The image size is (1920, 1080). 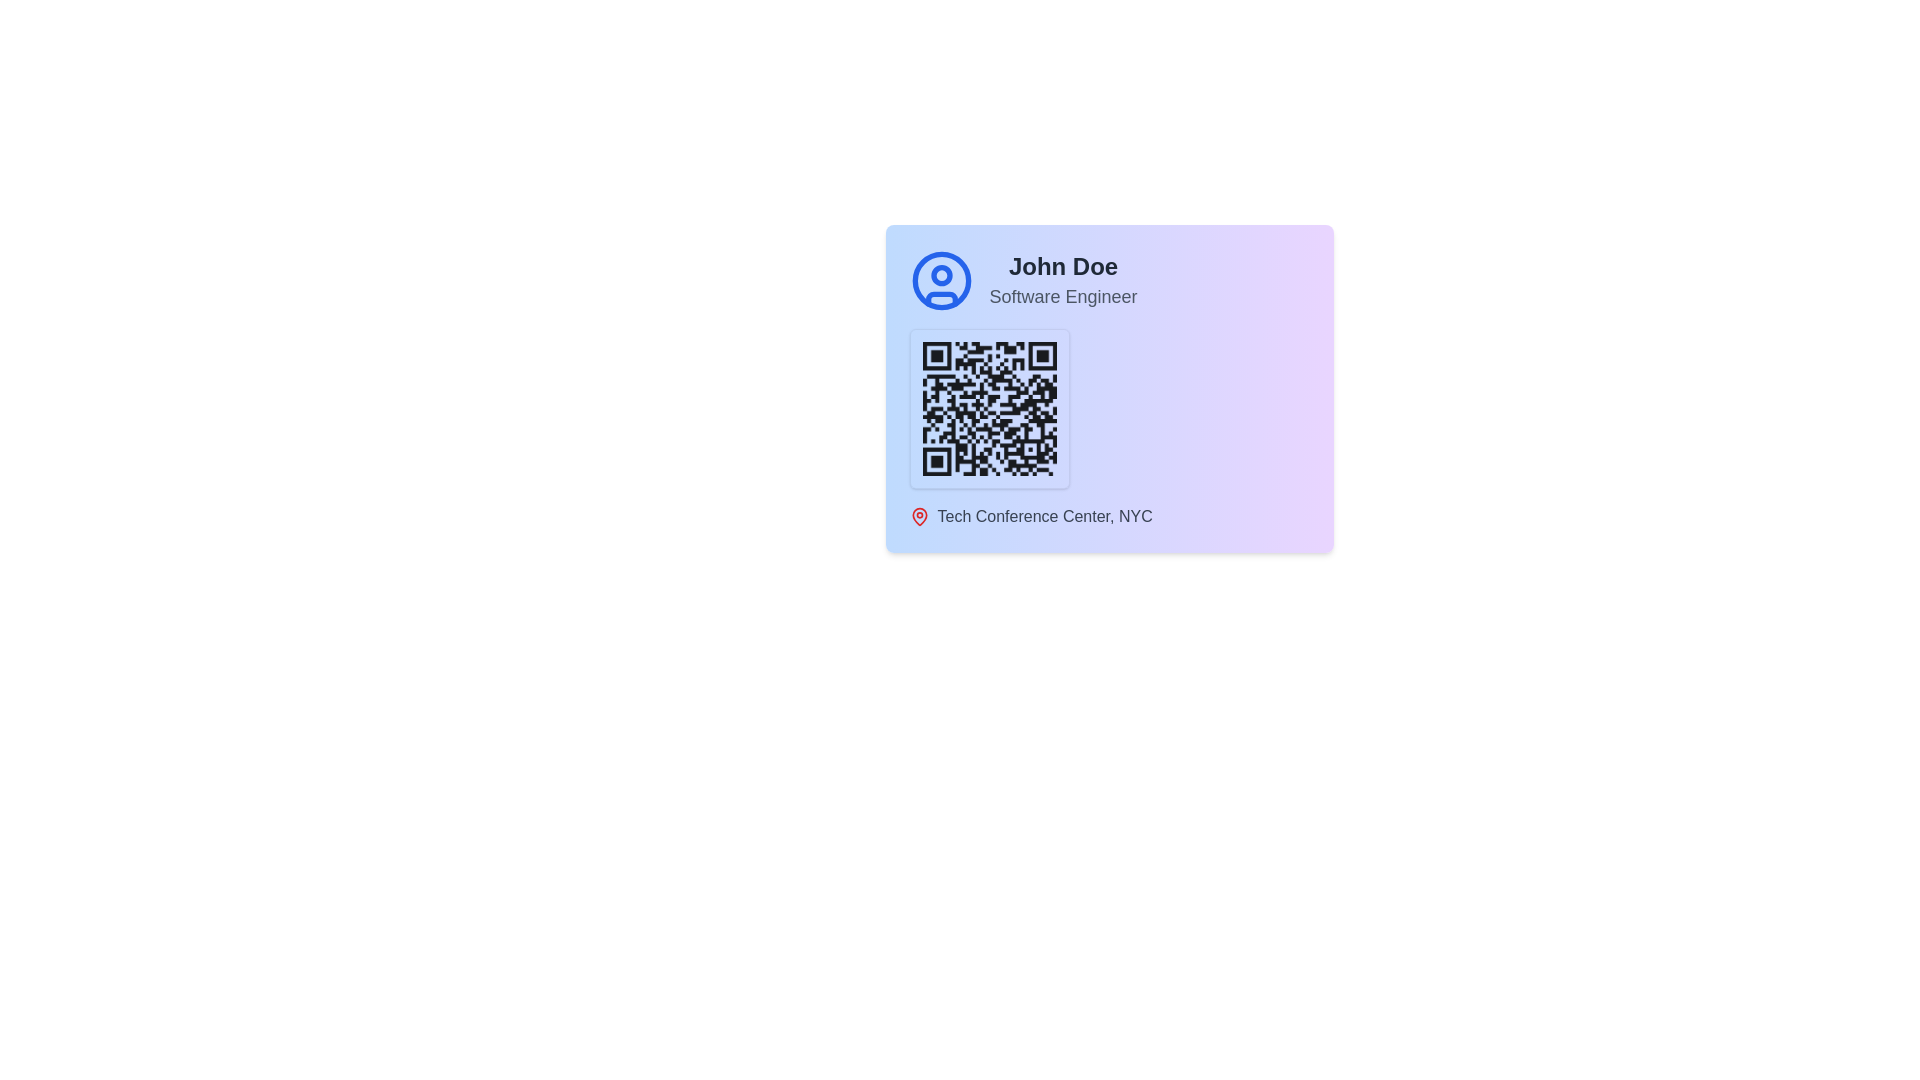 I want to click on lower portion of the user profile icon represented by a blue curved line segment in the SVG, located to the left of the 'John Doe' label, so click(x=940, y=299).